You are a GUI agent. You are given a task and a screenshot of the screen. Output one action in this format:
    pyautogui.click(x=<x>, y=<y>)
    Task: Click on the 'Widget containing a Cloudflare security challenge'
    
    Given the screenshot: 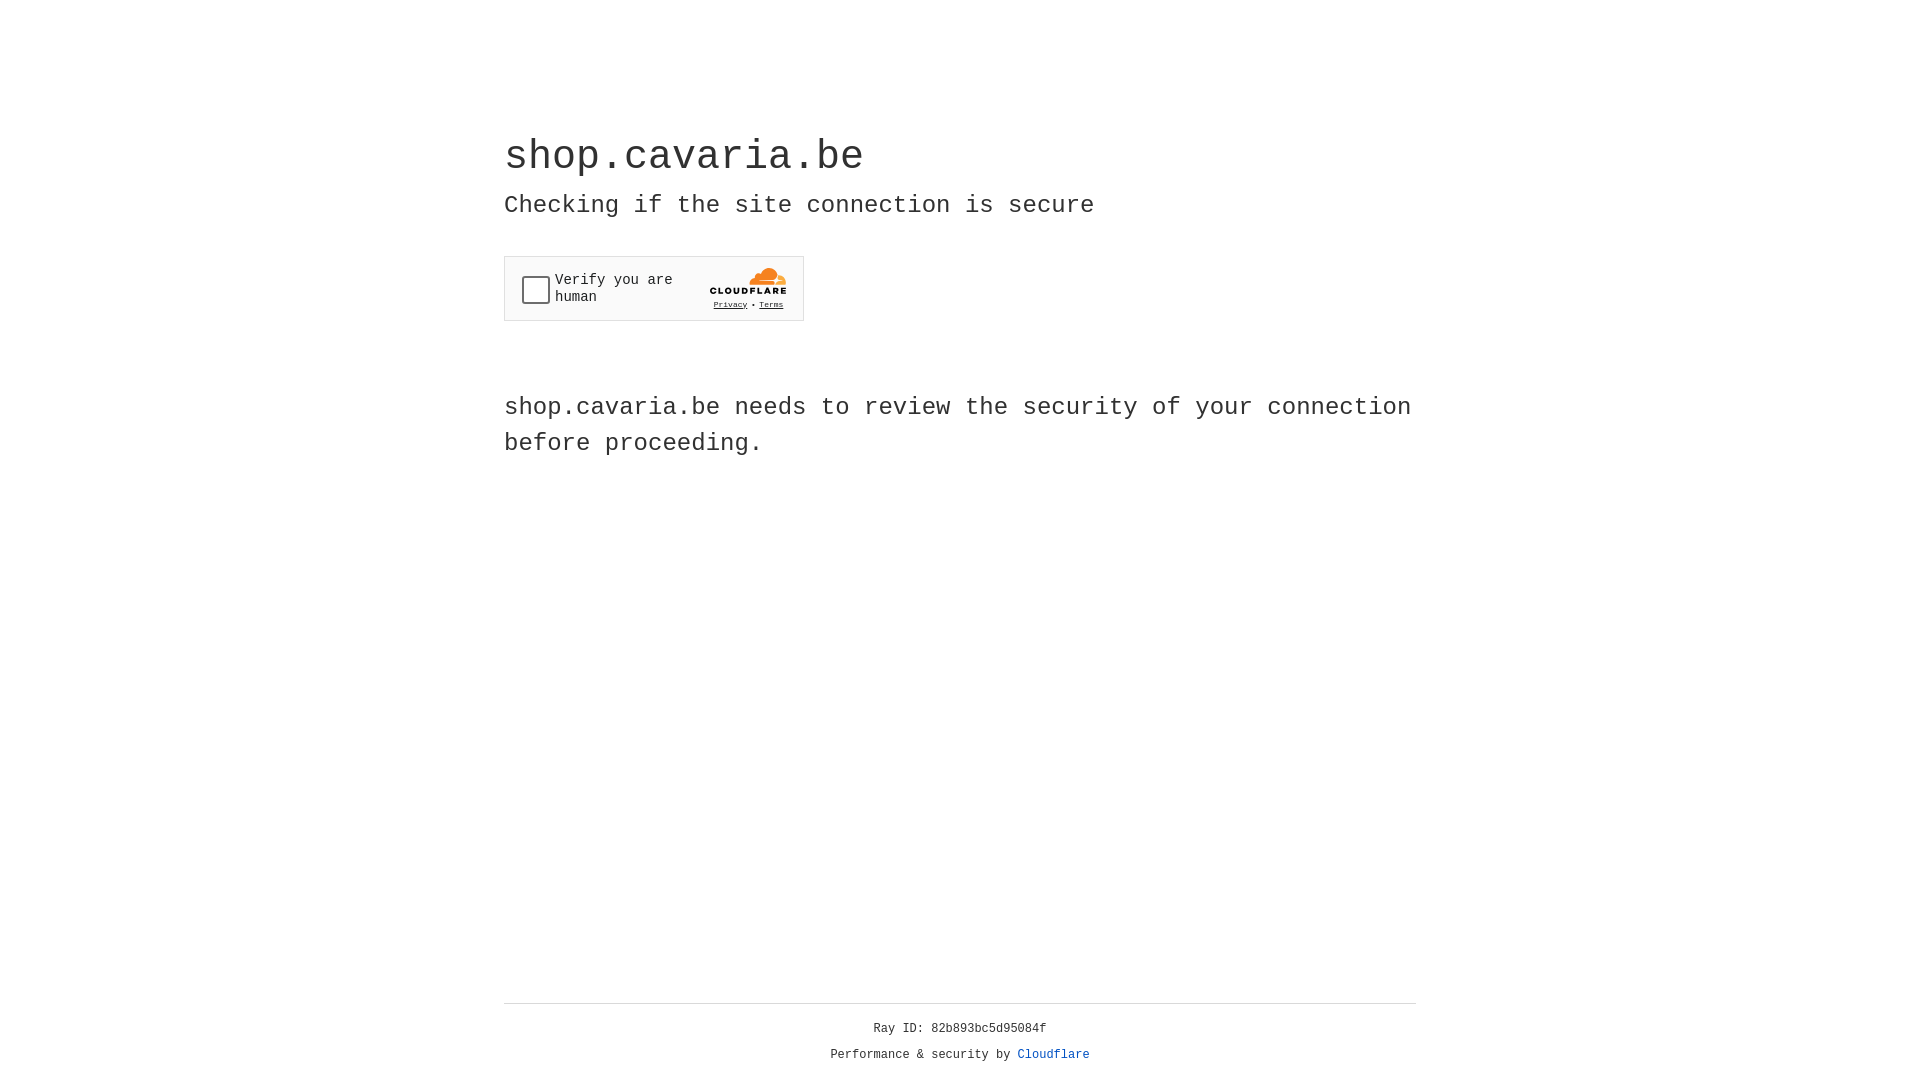 What is the action you would take?
    pyautogui.click(x=653, y=288)
    